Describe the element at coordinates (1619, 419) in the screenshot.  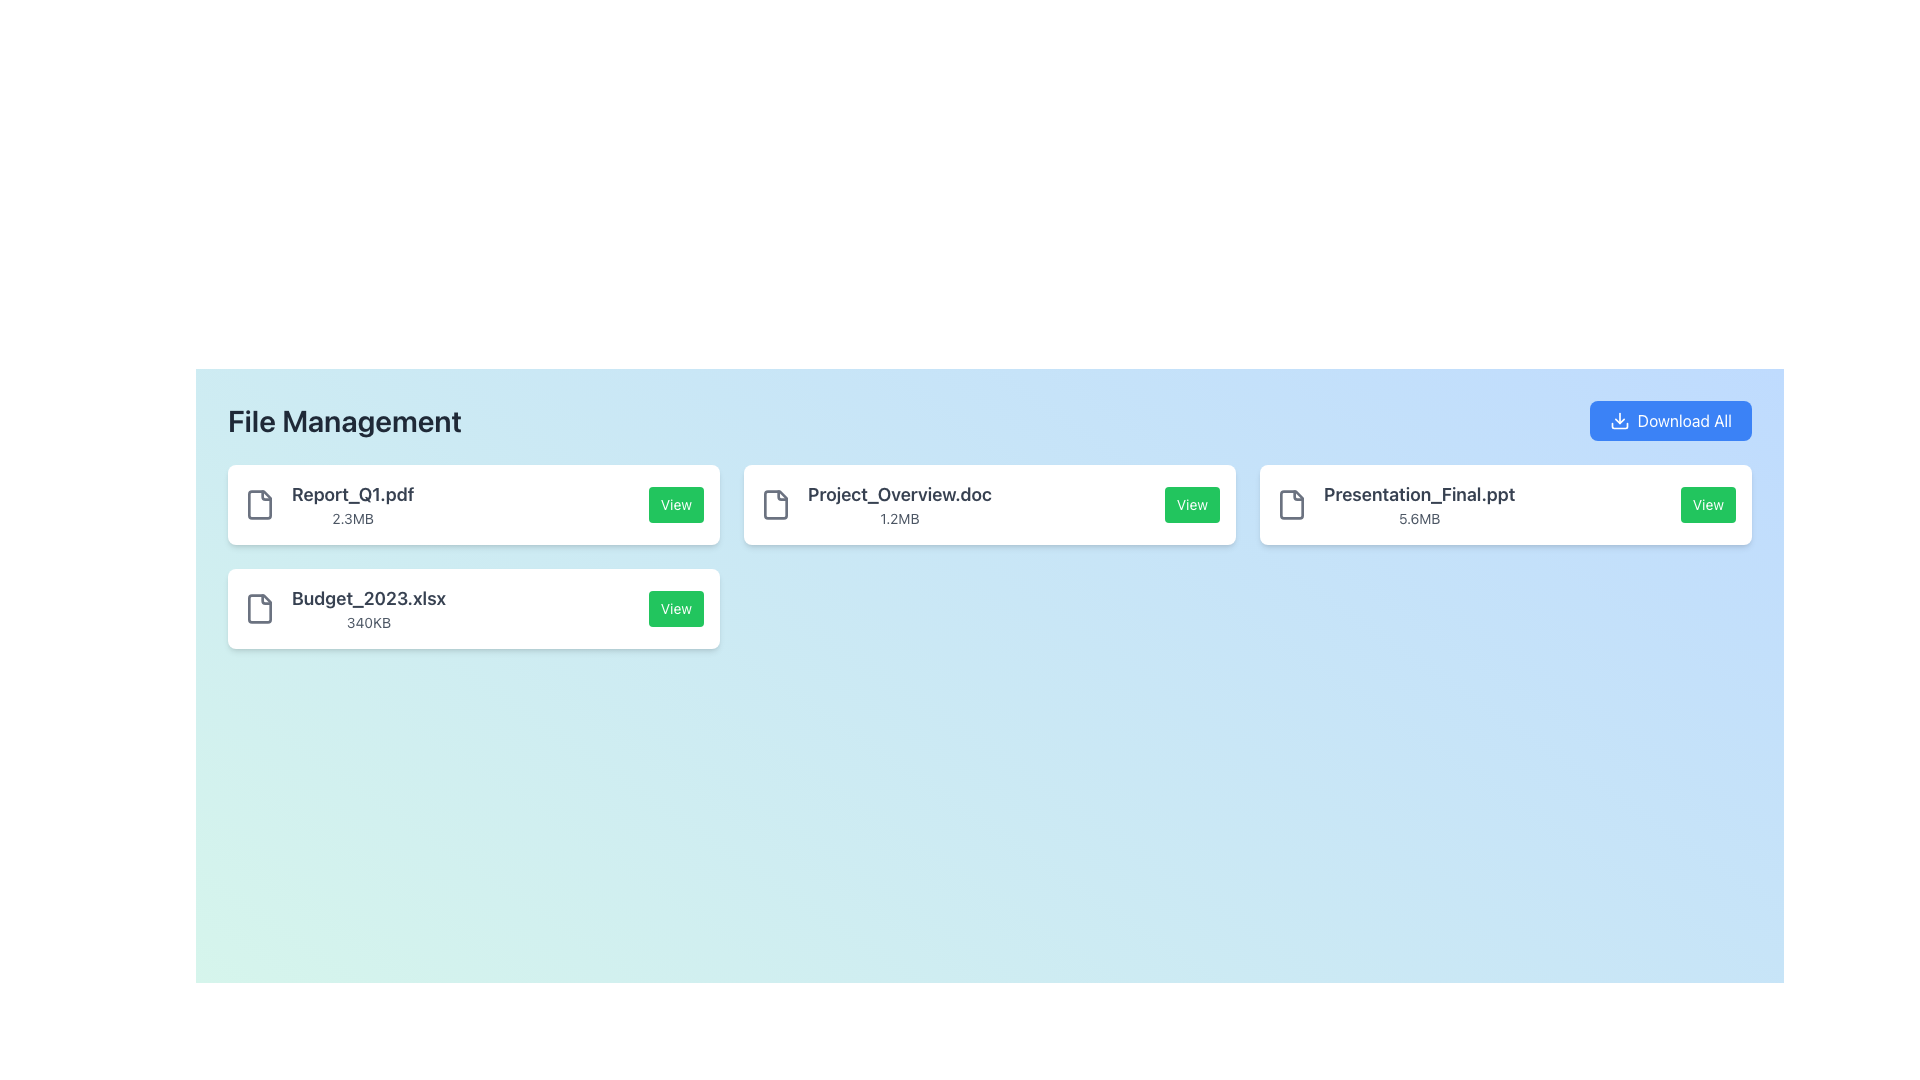
I see `the download icon located at the top-right corner of the 'Download All' button, which features a downward arrow above a horizontal line` at that location.